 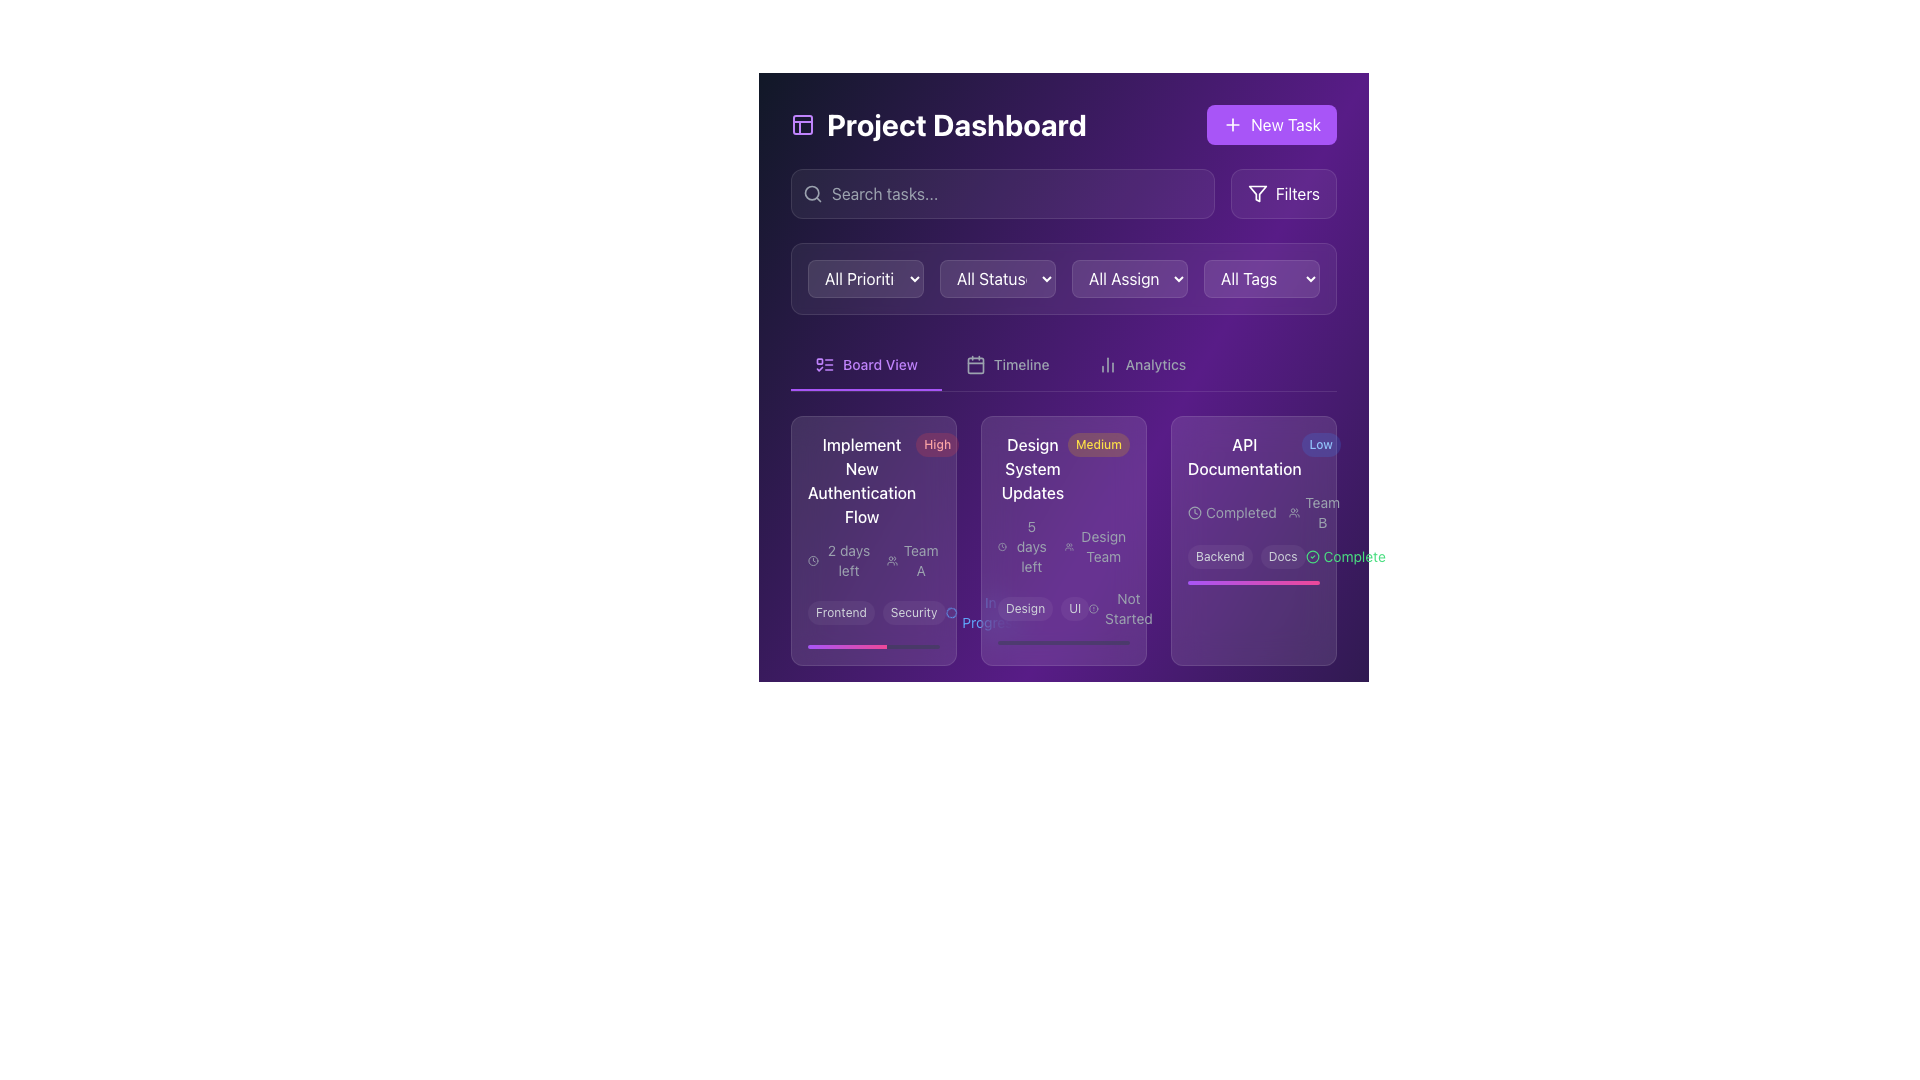 I want to click on text of the second badge located next to the 'Design' badge within the 'Design System Updates' card, so click(x=1074, y=608).